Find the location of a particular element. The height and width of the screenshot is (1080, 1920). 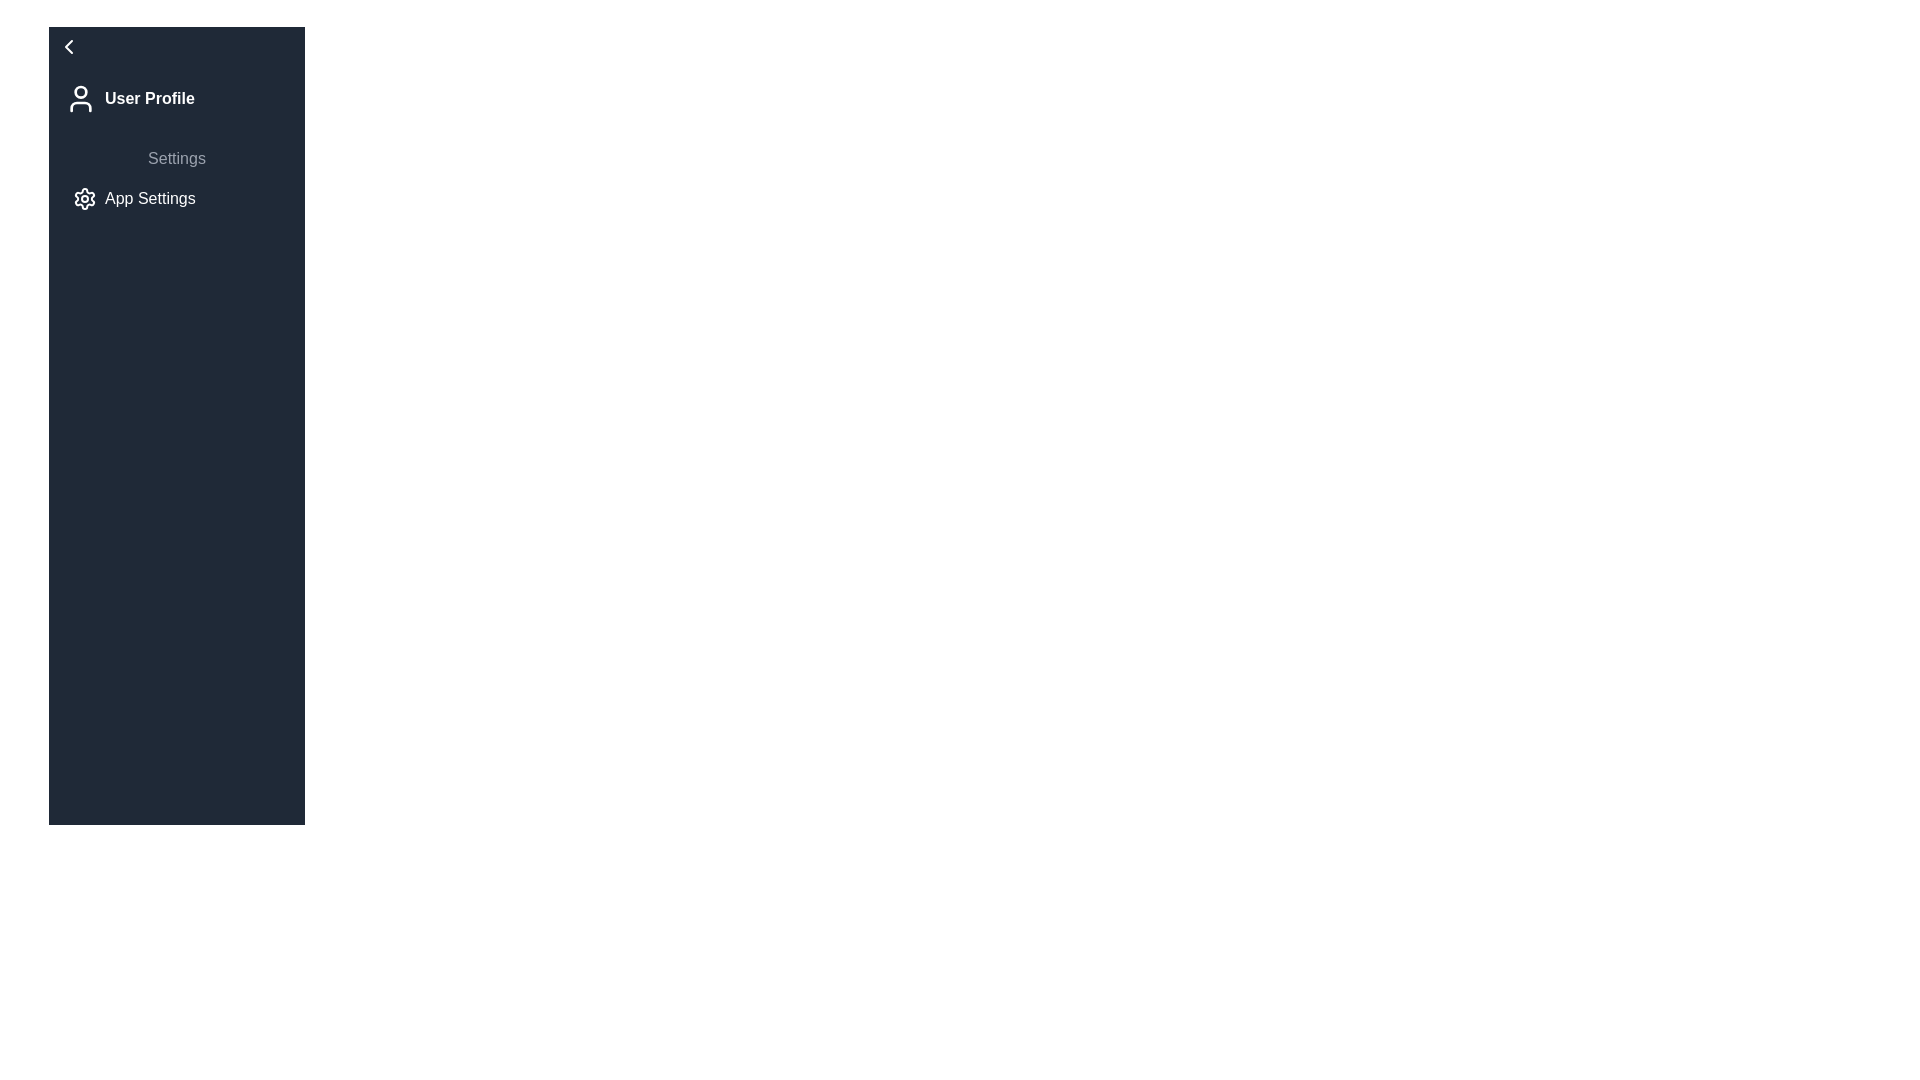

the icon representing 'App Settings', which is positioned on the left side of the 'App Settings' text, as it serves as an interactive clickable area for accessing settings functionalities is located at coordinates (84, 199).